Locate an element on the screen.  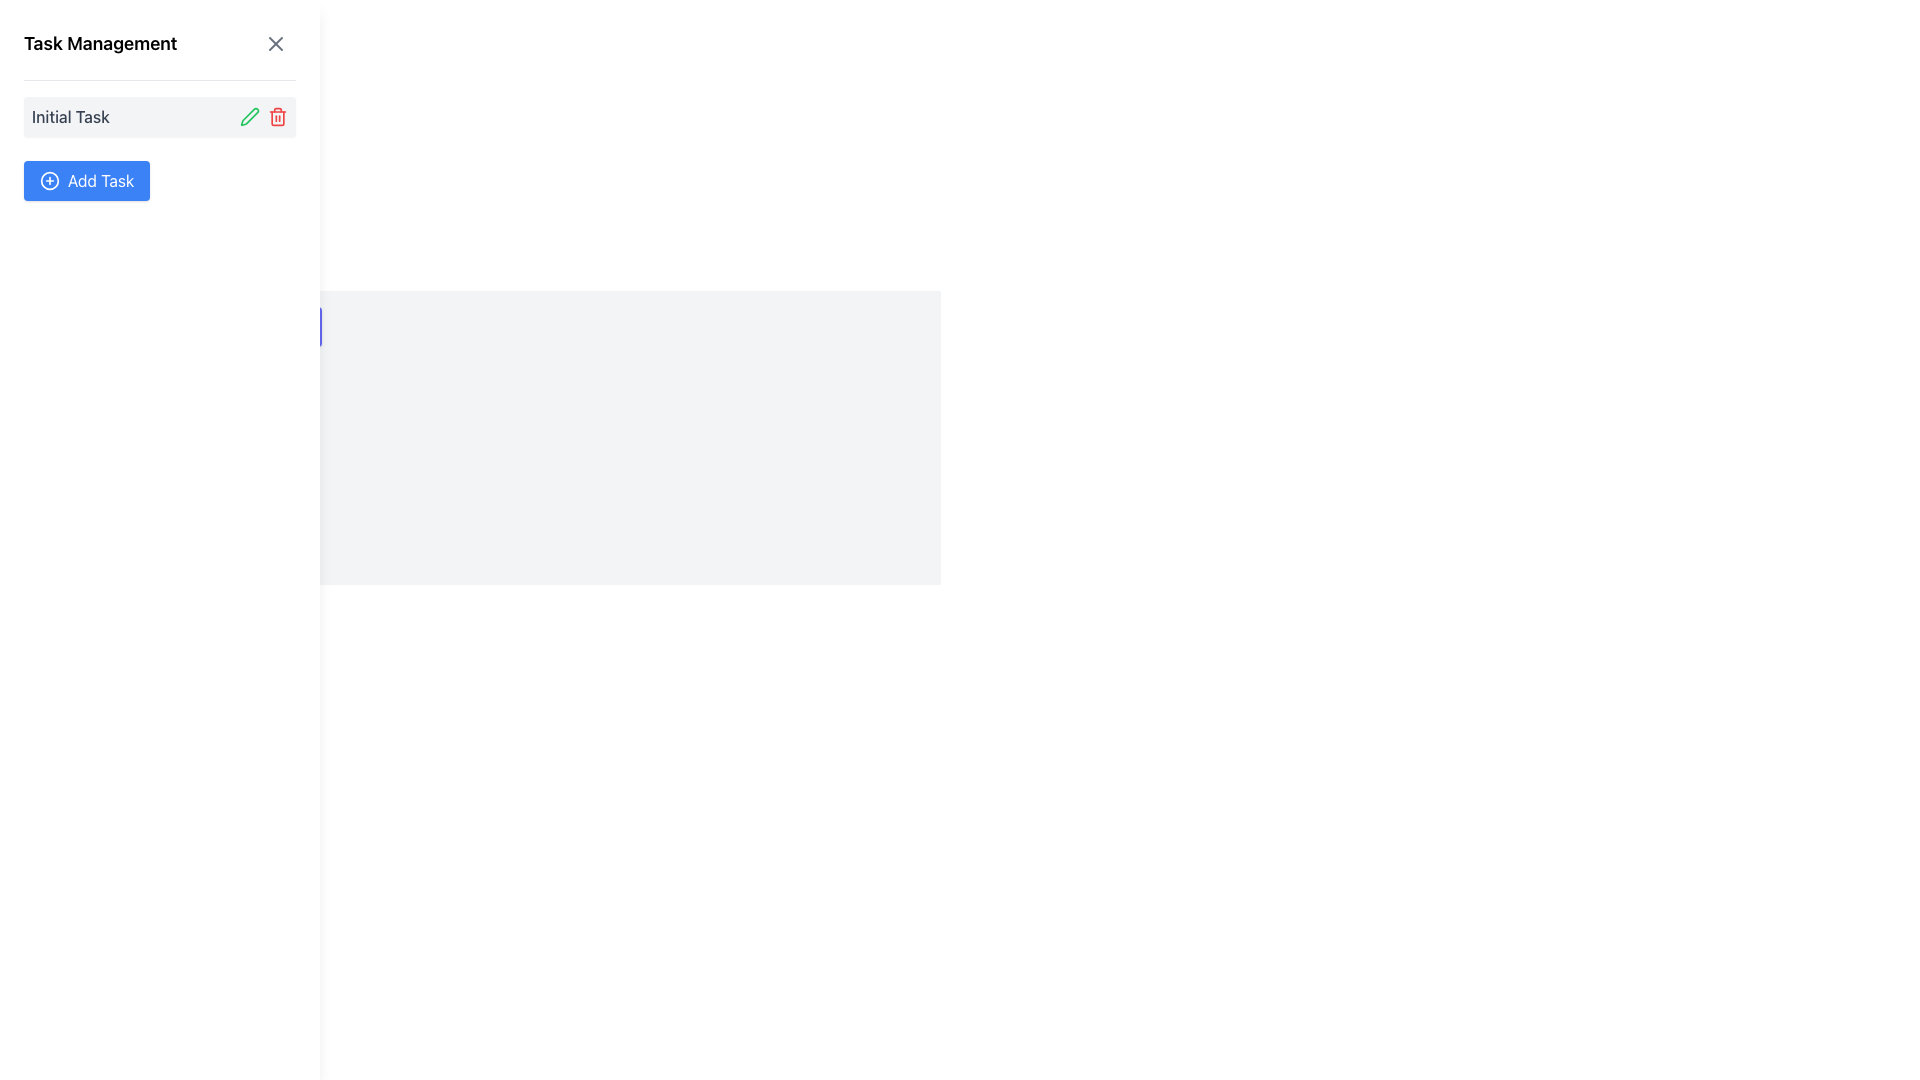
the circular icon with a centered plus symbol that is embedded within the blue 'Add Task' button is located at coordinates (49, 181).